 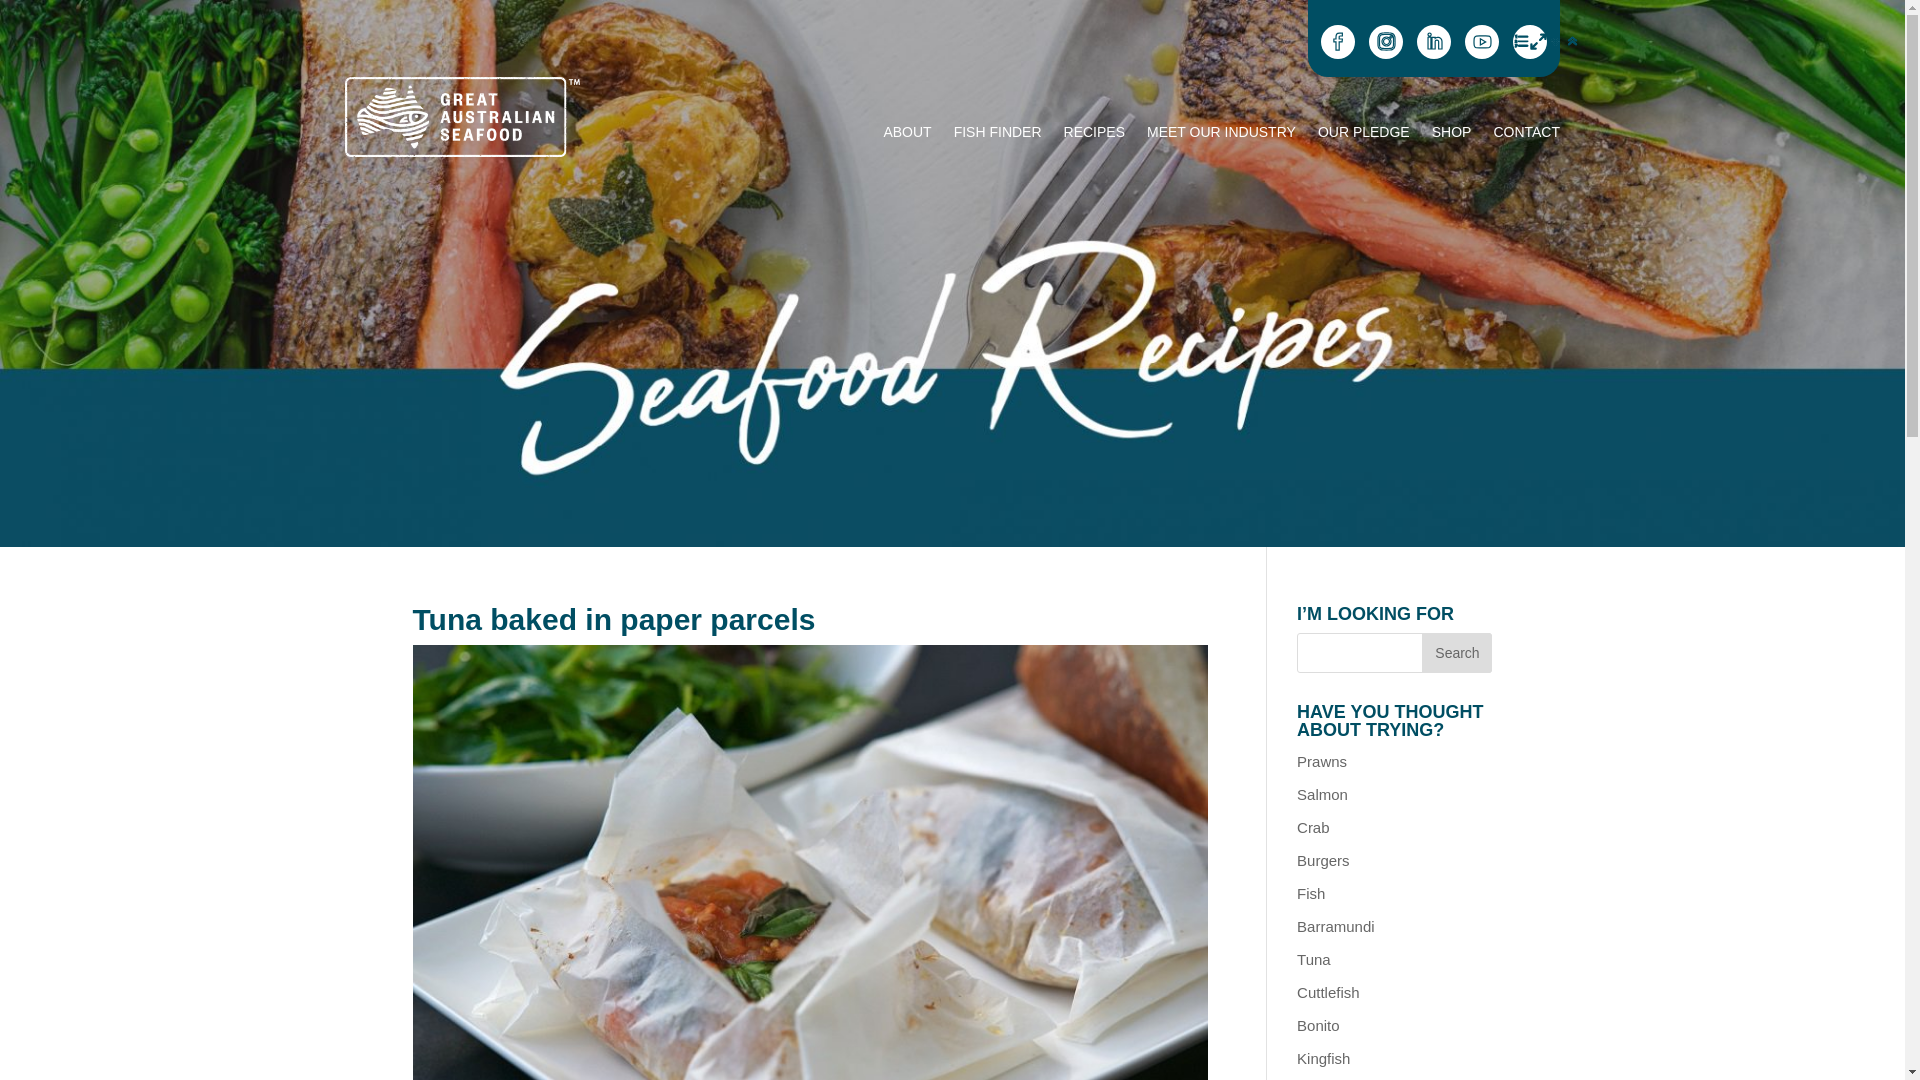 I want to click on 'Email Us', so click(x=1529, y=42).